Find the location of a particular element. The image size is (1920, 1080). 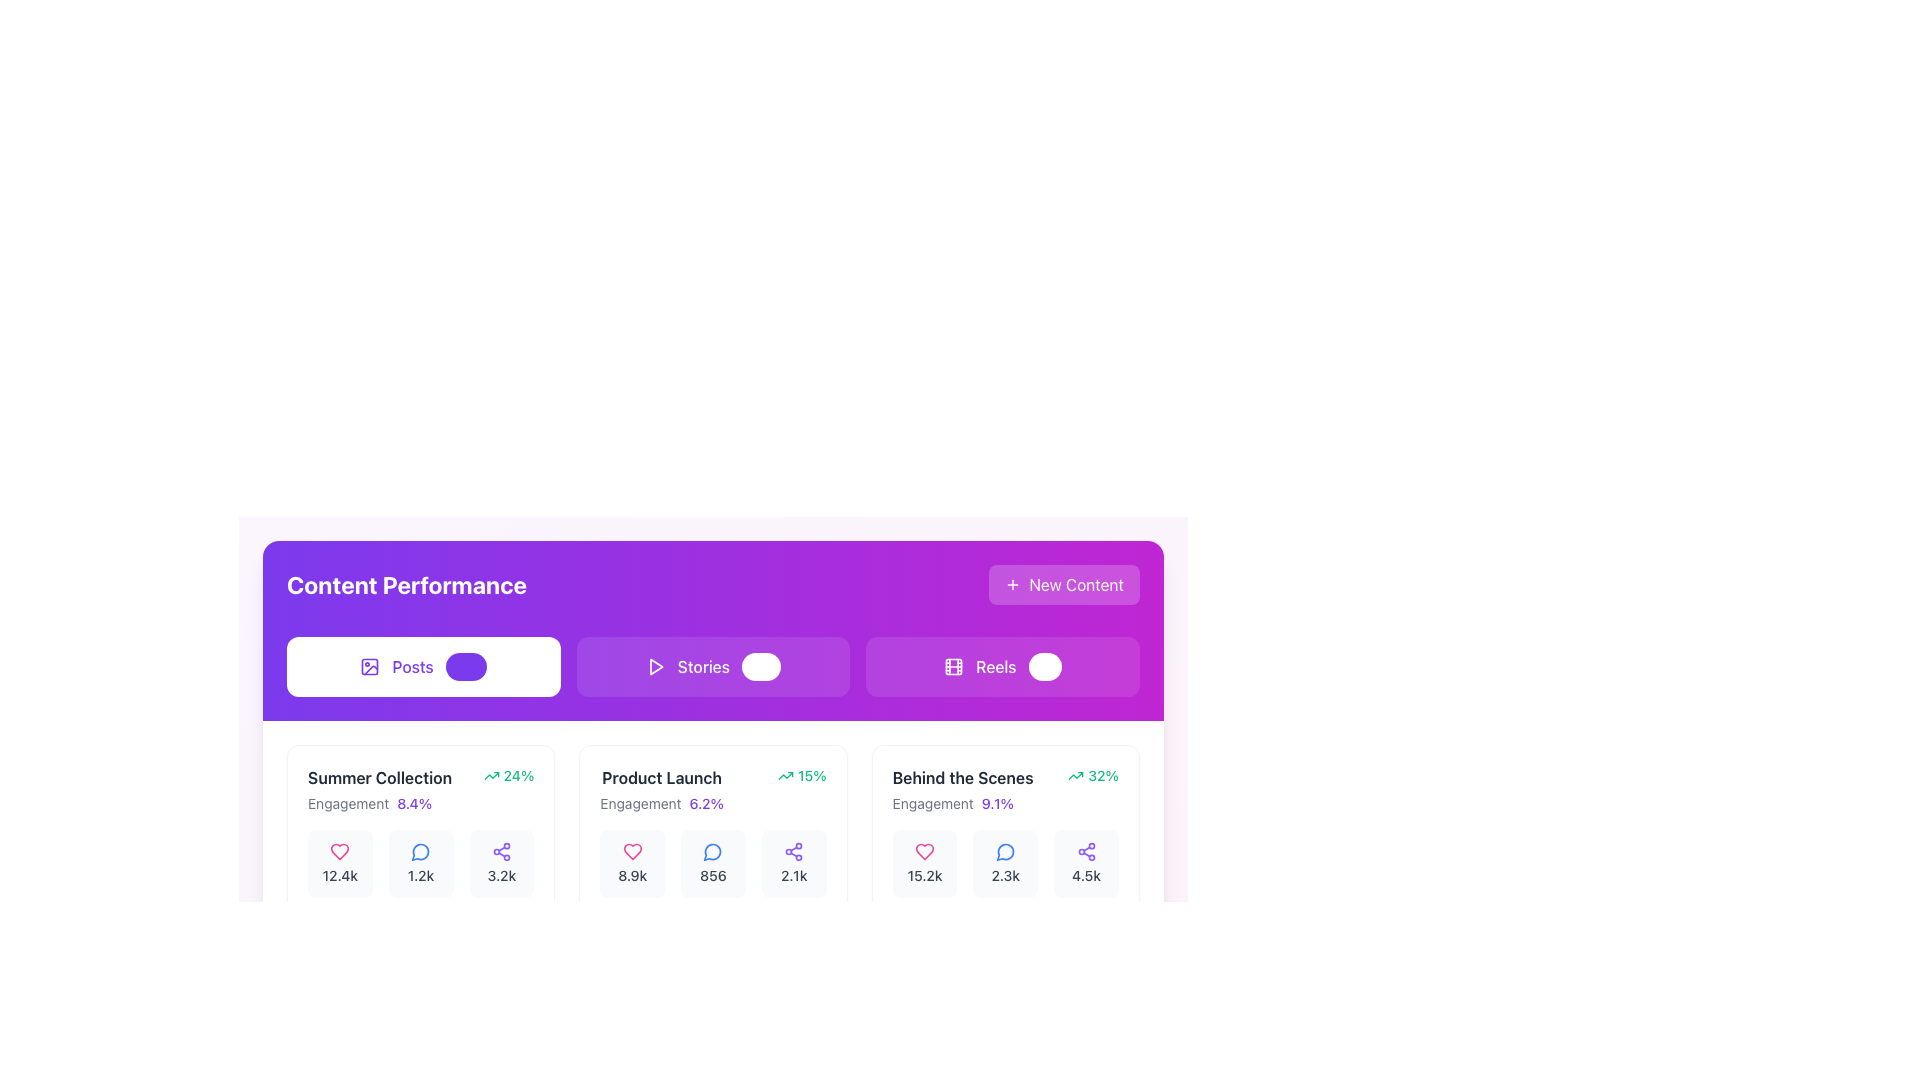

information displayed in the text element showing 'Engagement 9.1%' which is styled with 'Engagement' in gray and '9.1%' in bold violet, located within the card titled 'Behind the Scenes' is located at coordinates (963, 802).